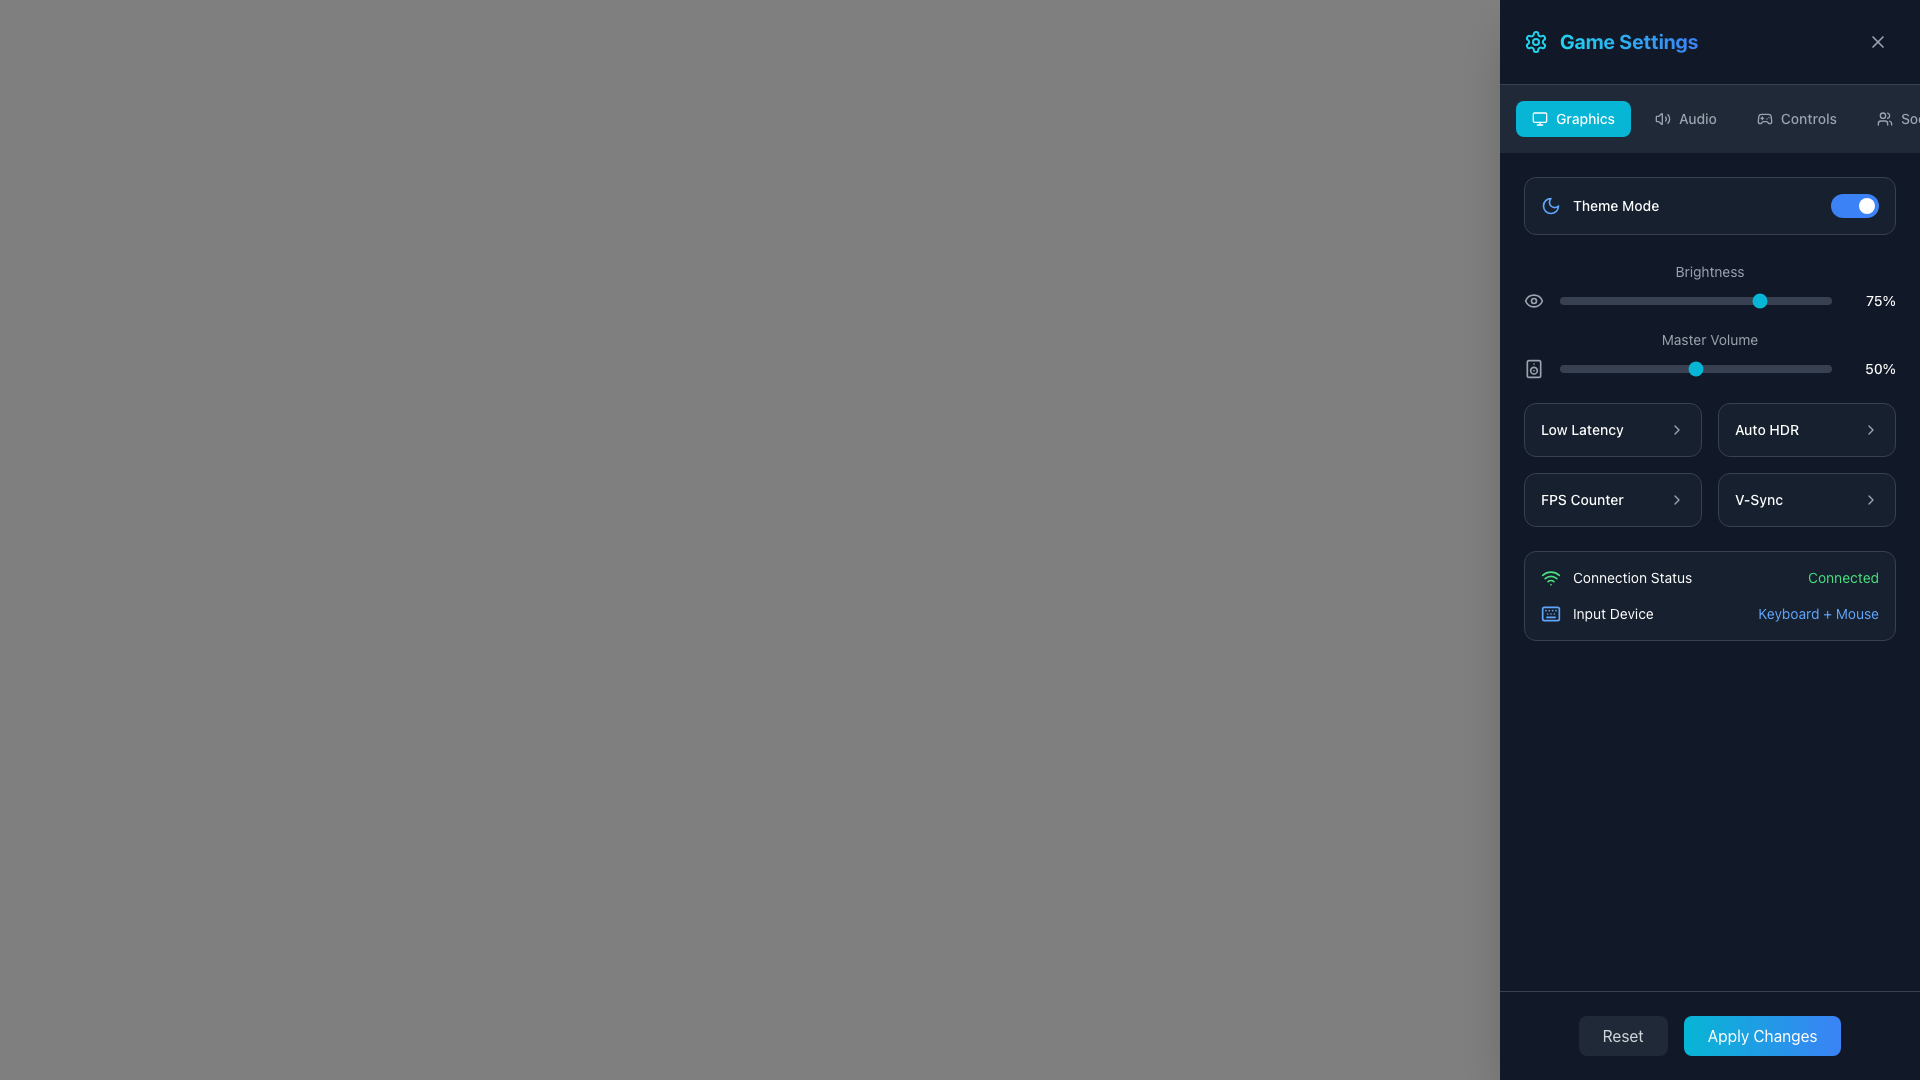 This screenshot has height=1080, width=1920. What do you see at coordinates (1708, 352) in the screenshot?
I see `the thumb of the 'Master Volume' slider` at bounding box center [1708, 352].